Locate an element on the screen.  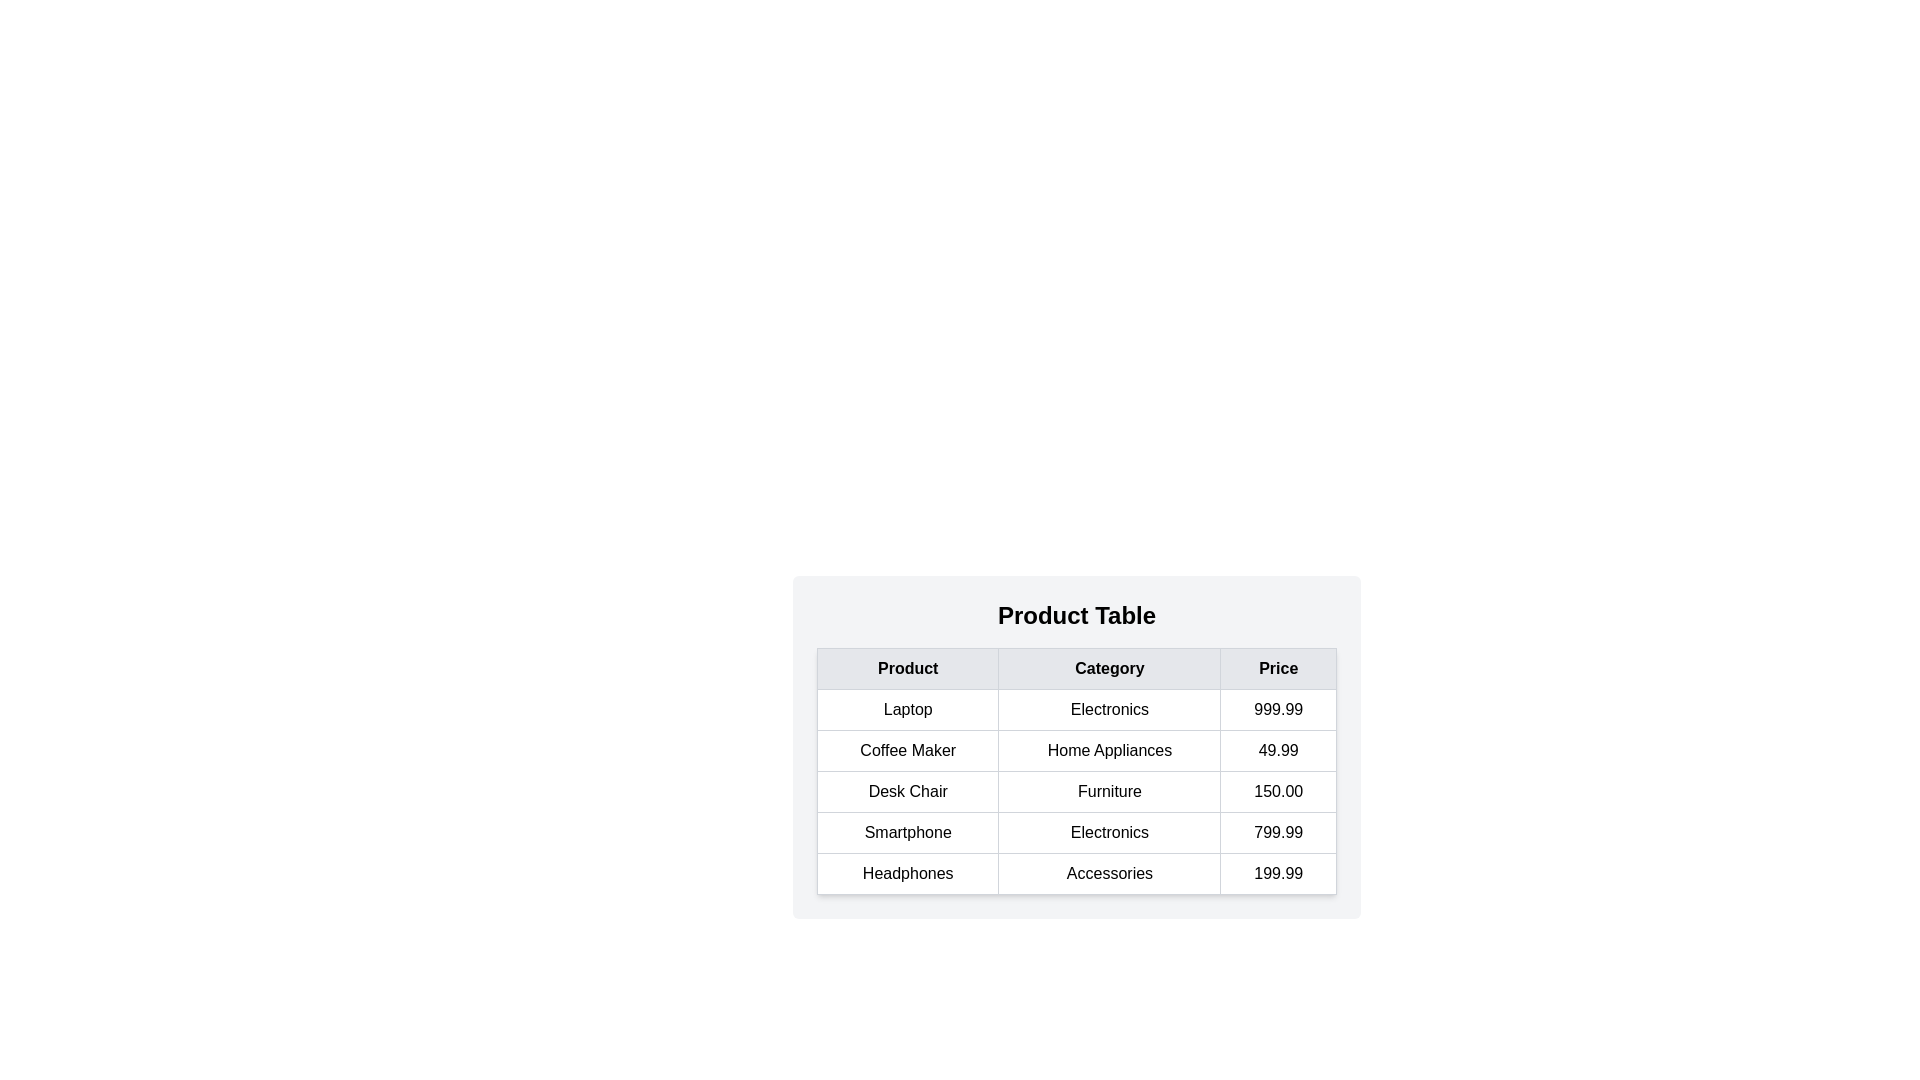
the numeric text '999.99' in the 'Price' column of the first row, which corresponds to the product 'Laptop' in the 'Electronics' category is located at coordinates (1277, 708).